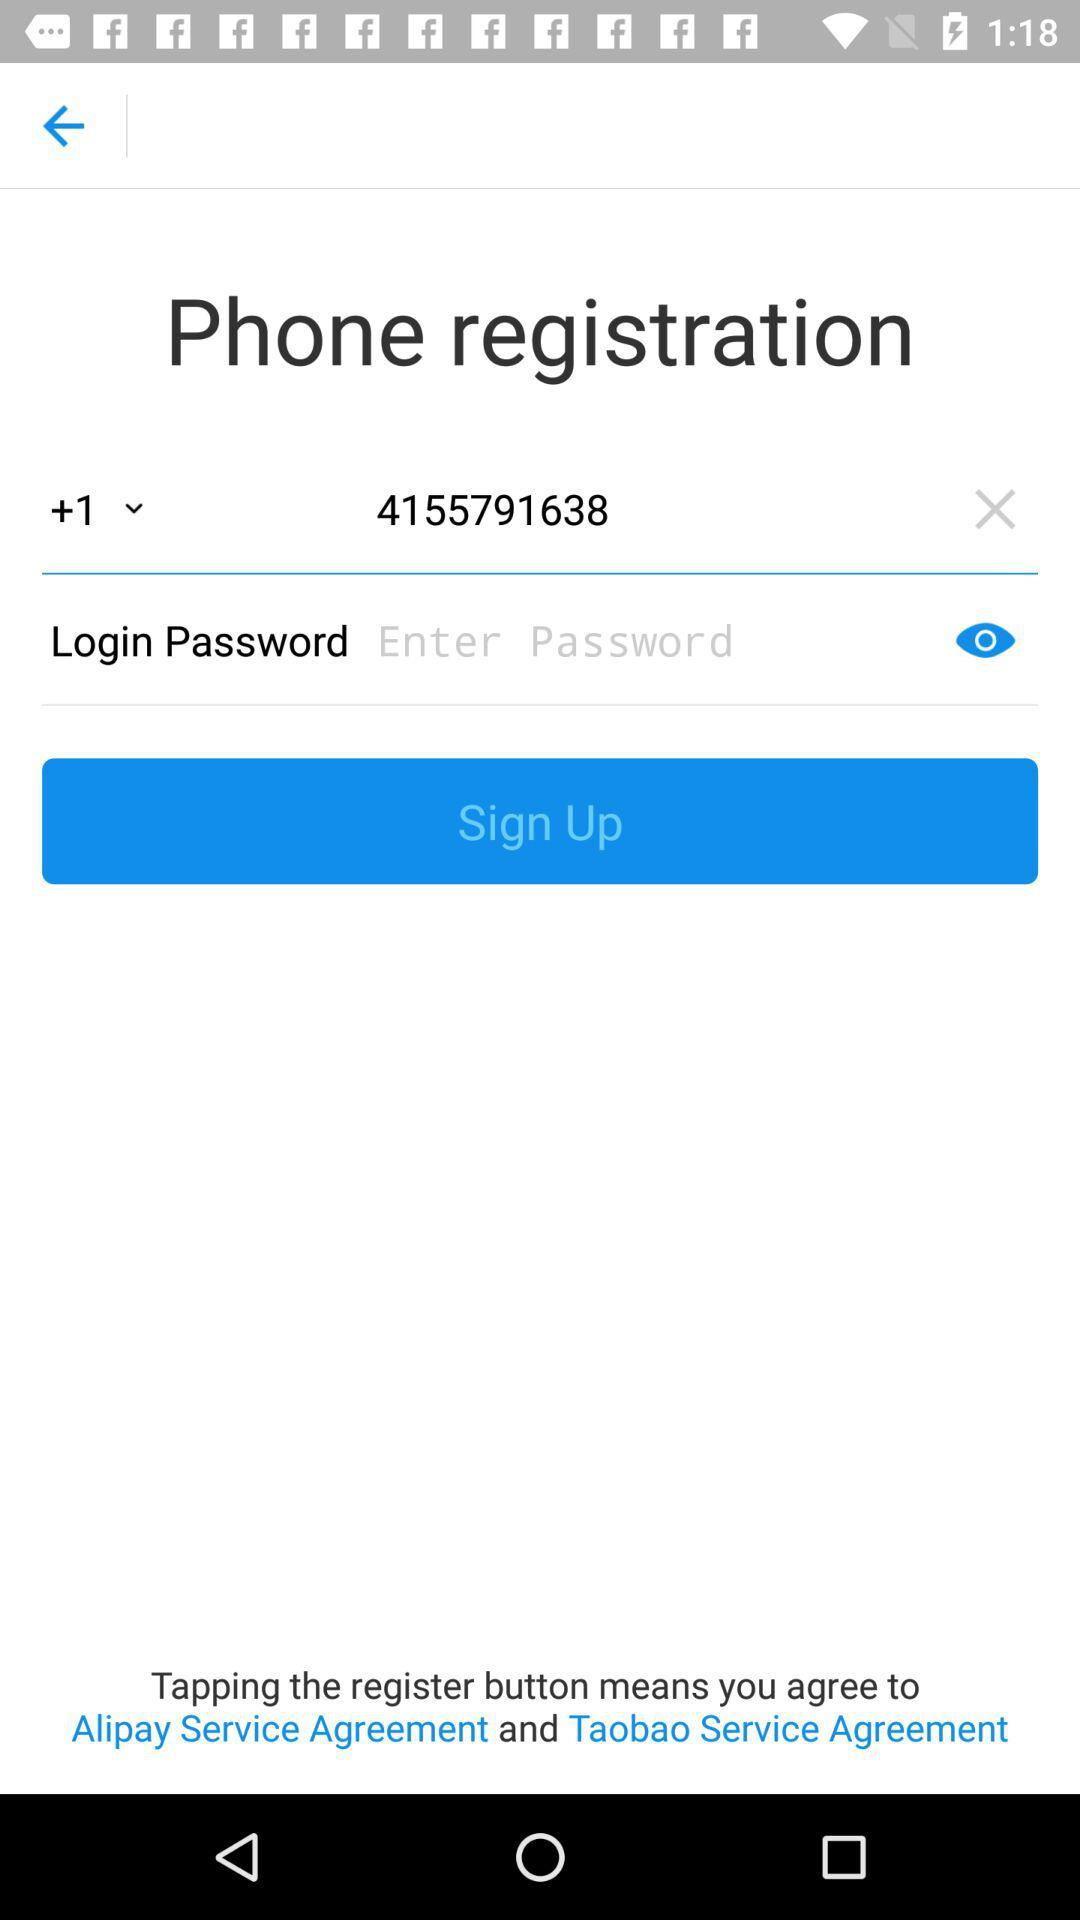 This screenshot has height=1920, width=1080. What do you see at coordinates (540, 1351) in the screenshot?
I see `item below sign up icon` at bounding box center [540, 1351].